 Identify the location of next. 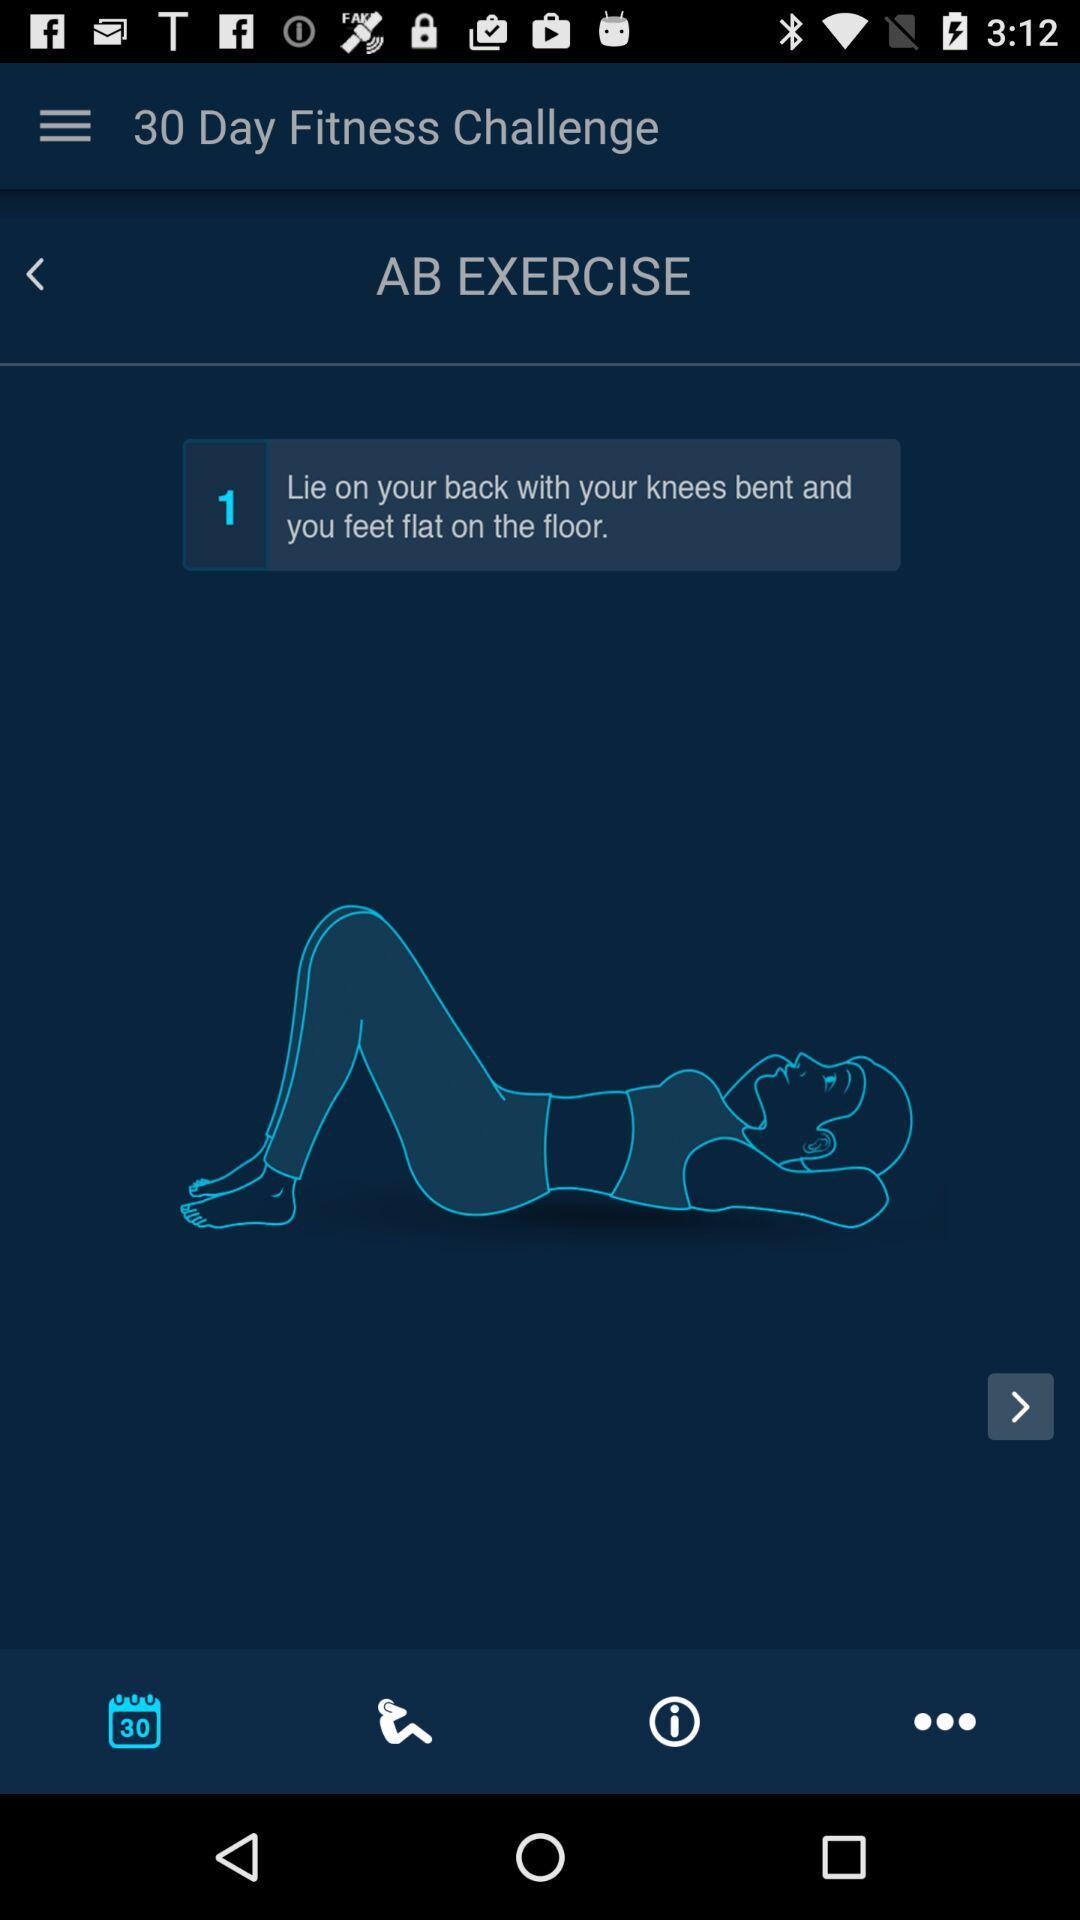
(1020, 1405).